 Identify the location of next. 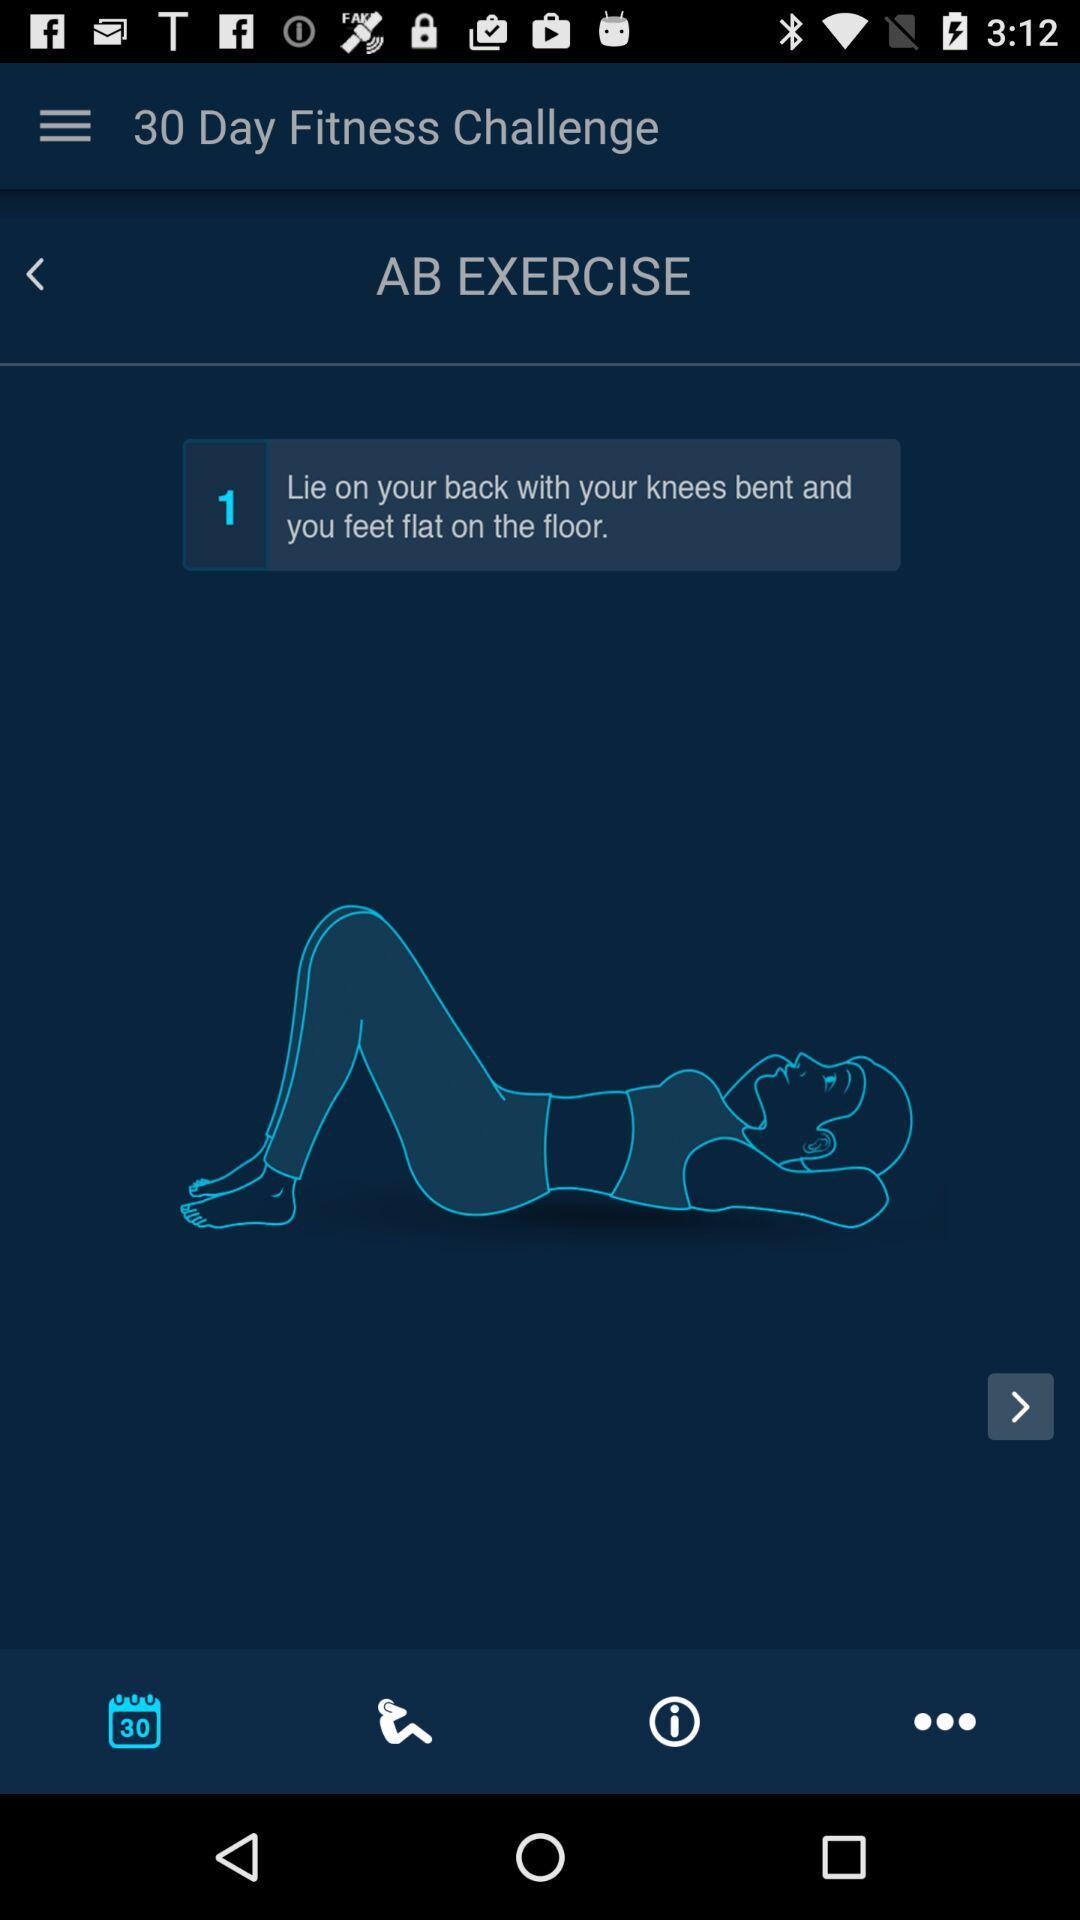
(1020, 1405).